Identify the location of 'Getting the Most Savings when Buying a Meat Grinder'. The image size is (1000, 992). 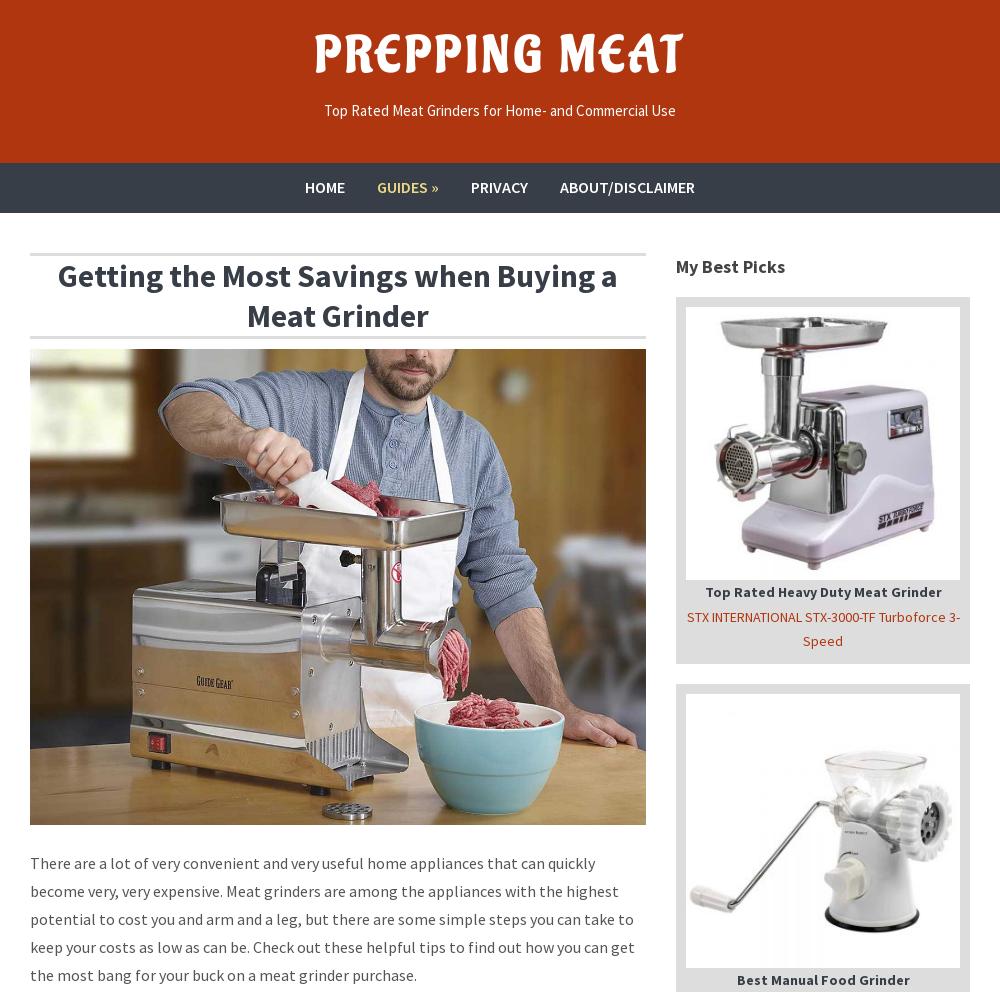
(58, 295).